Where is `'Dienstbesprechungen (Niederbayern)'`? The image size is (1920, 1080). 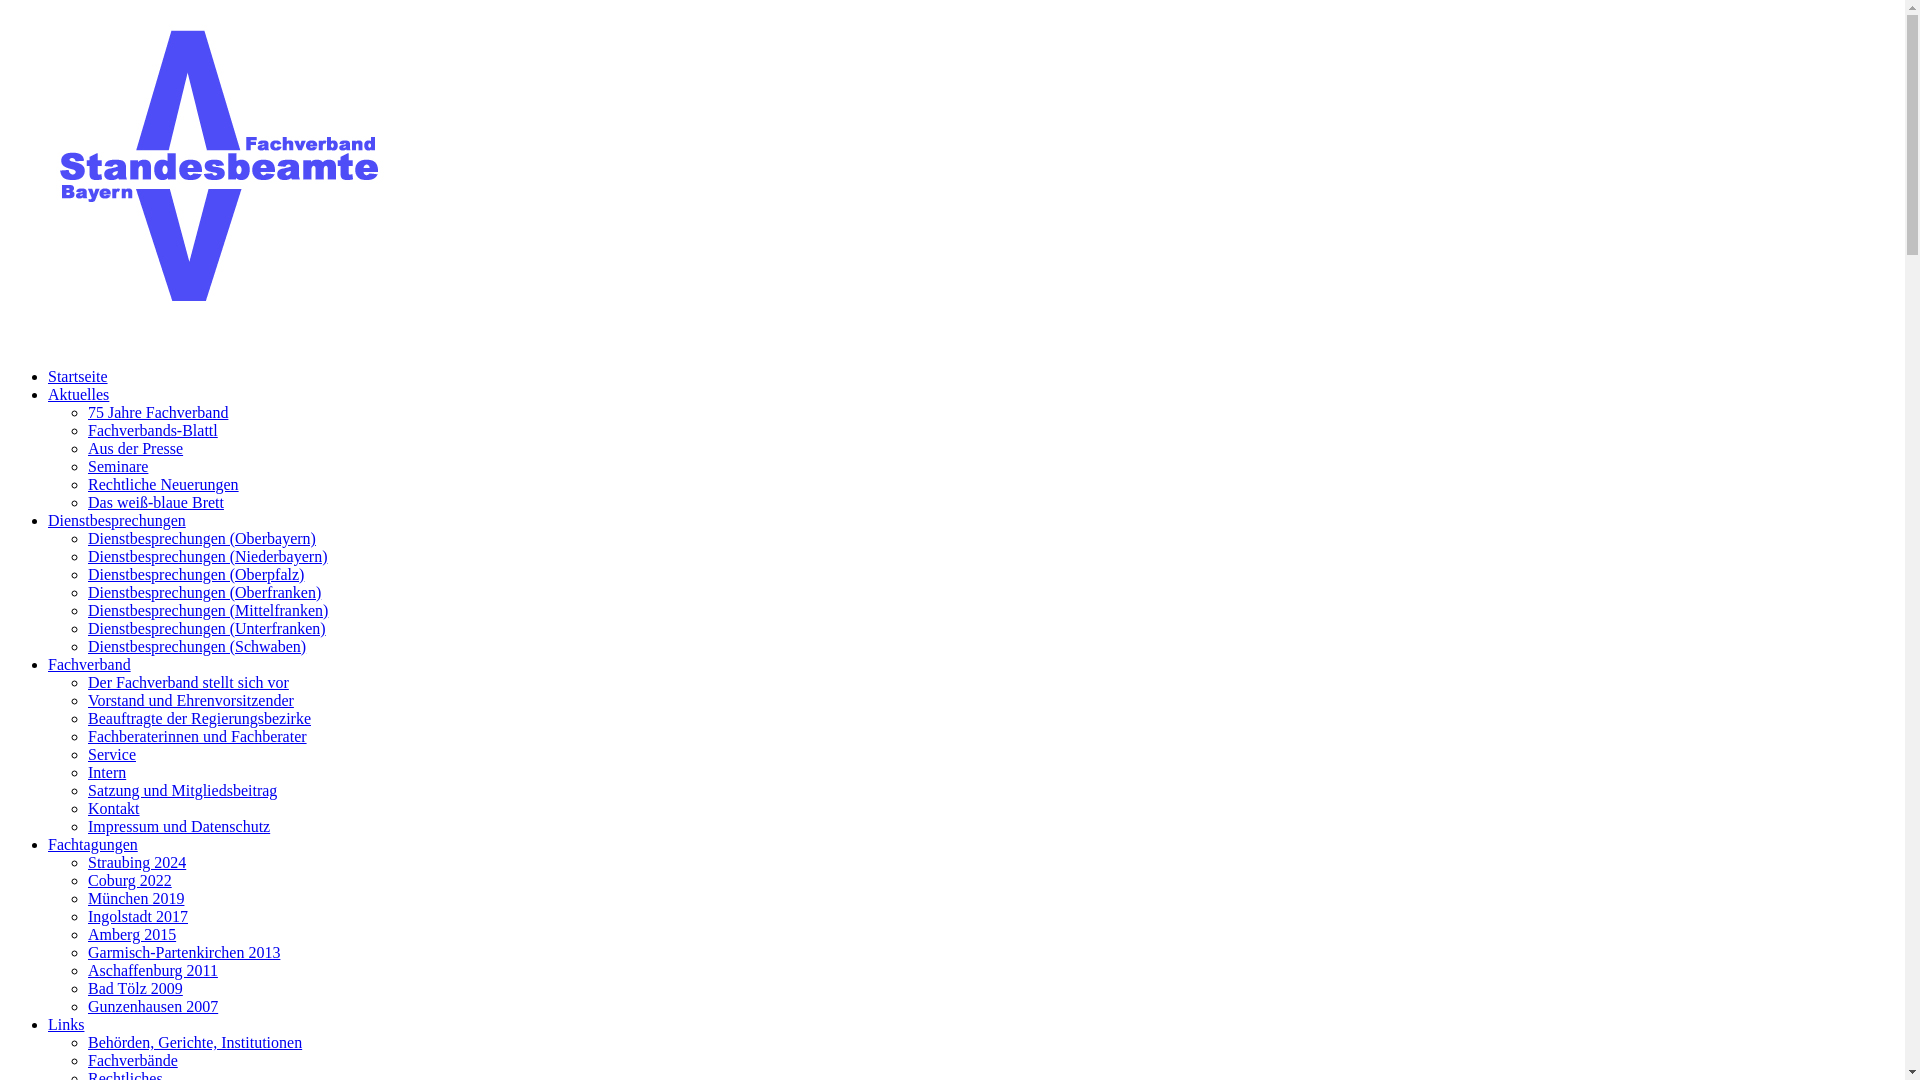 'Dienstbesprechungen (Niederbayern)' is located at coordinates (207, 556).